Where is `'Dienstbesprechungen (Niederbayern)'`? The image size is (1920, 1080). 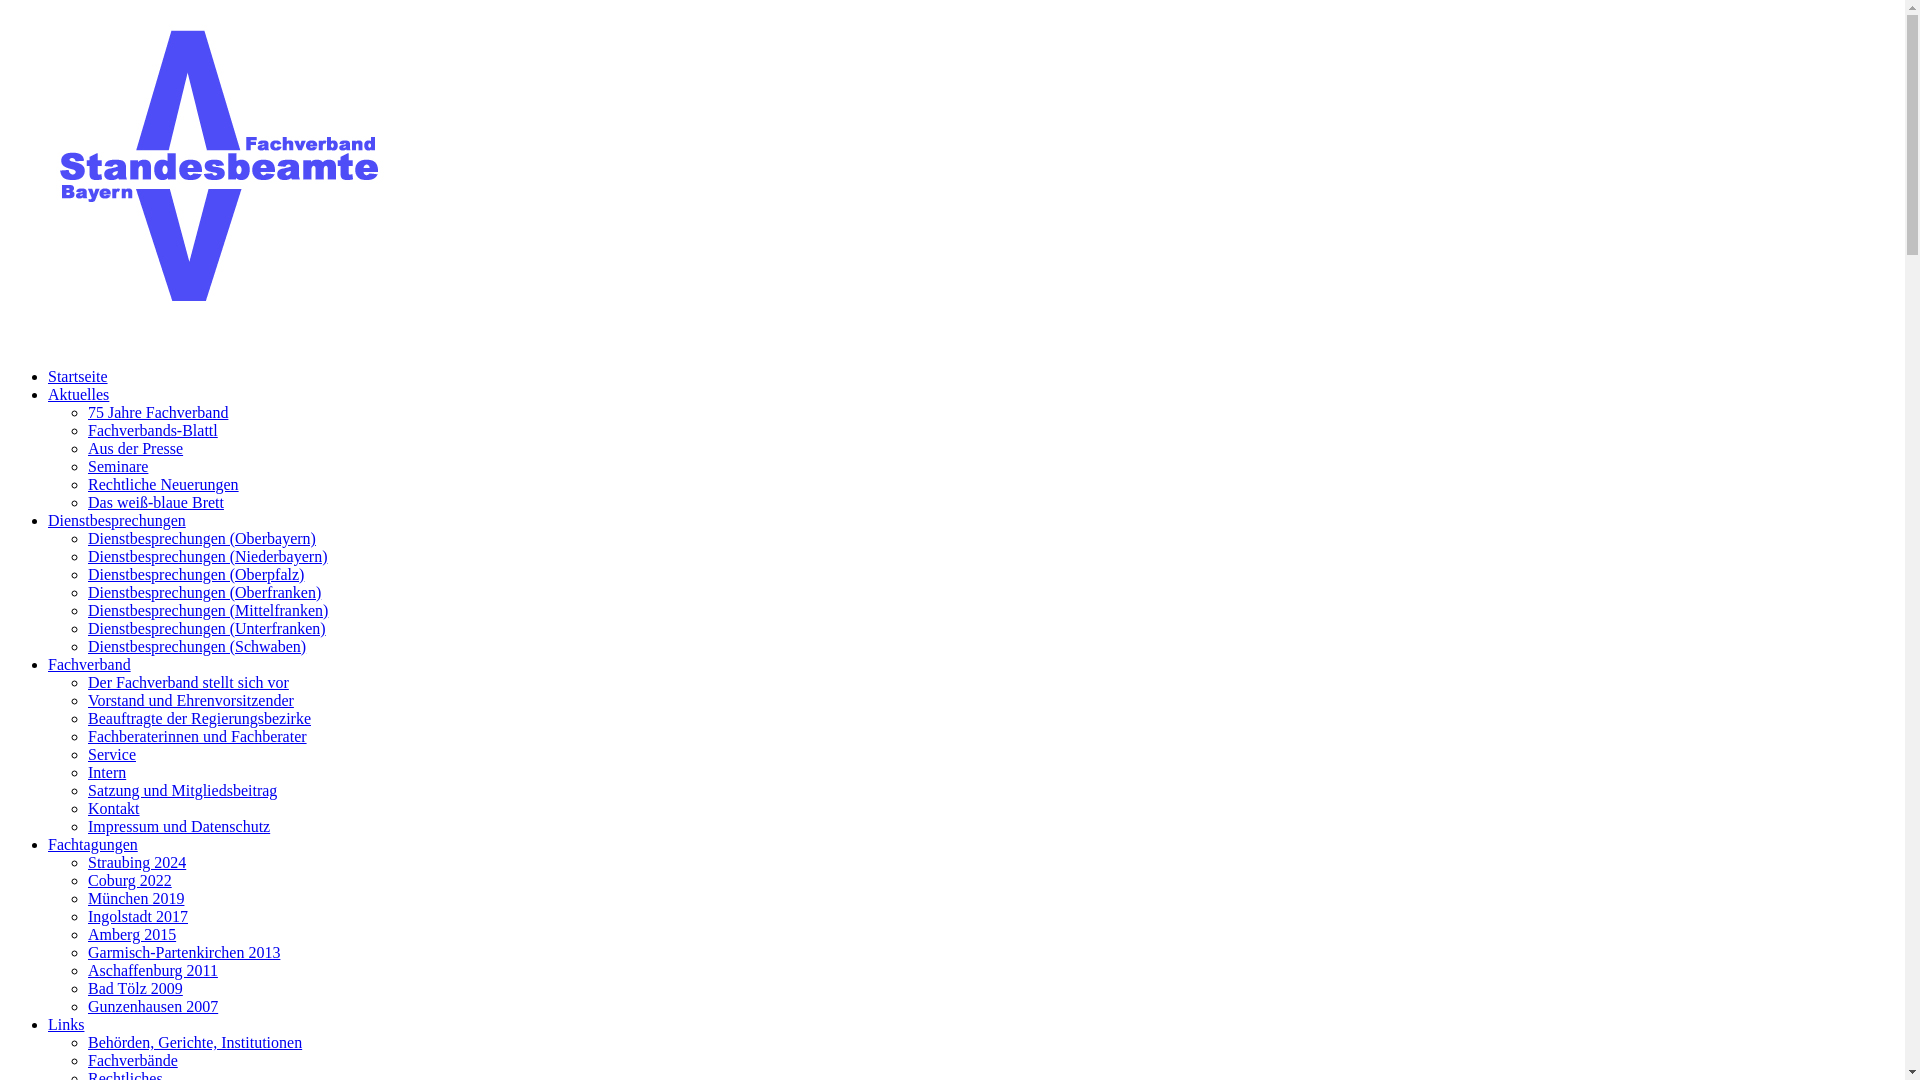 'Dienstbesprechungen (Niederbayern)' is located at coordinates (207, 556).